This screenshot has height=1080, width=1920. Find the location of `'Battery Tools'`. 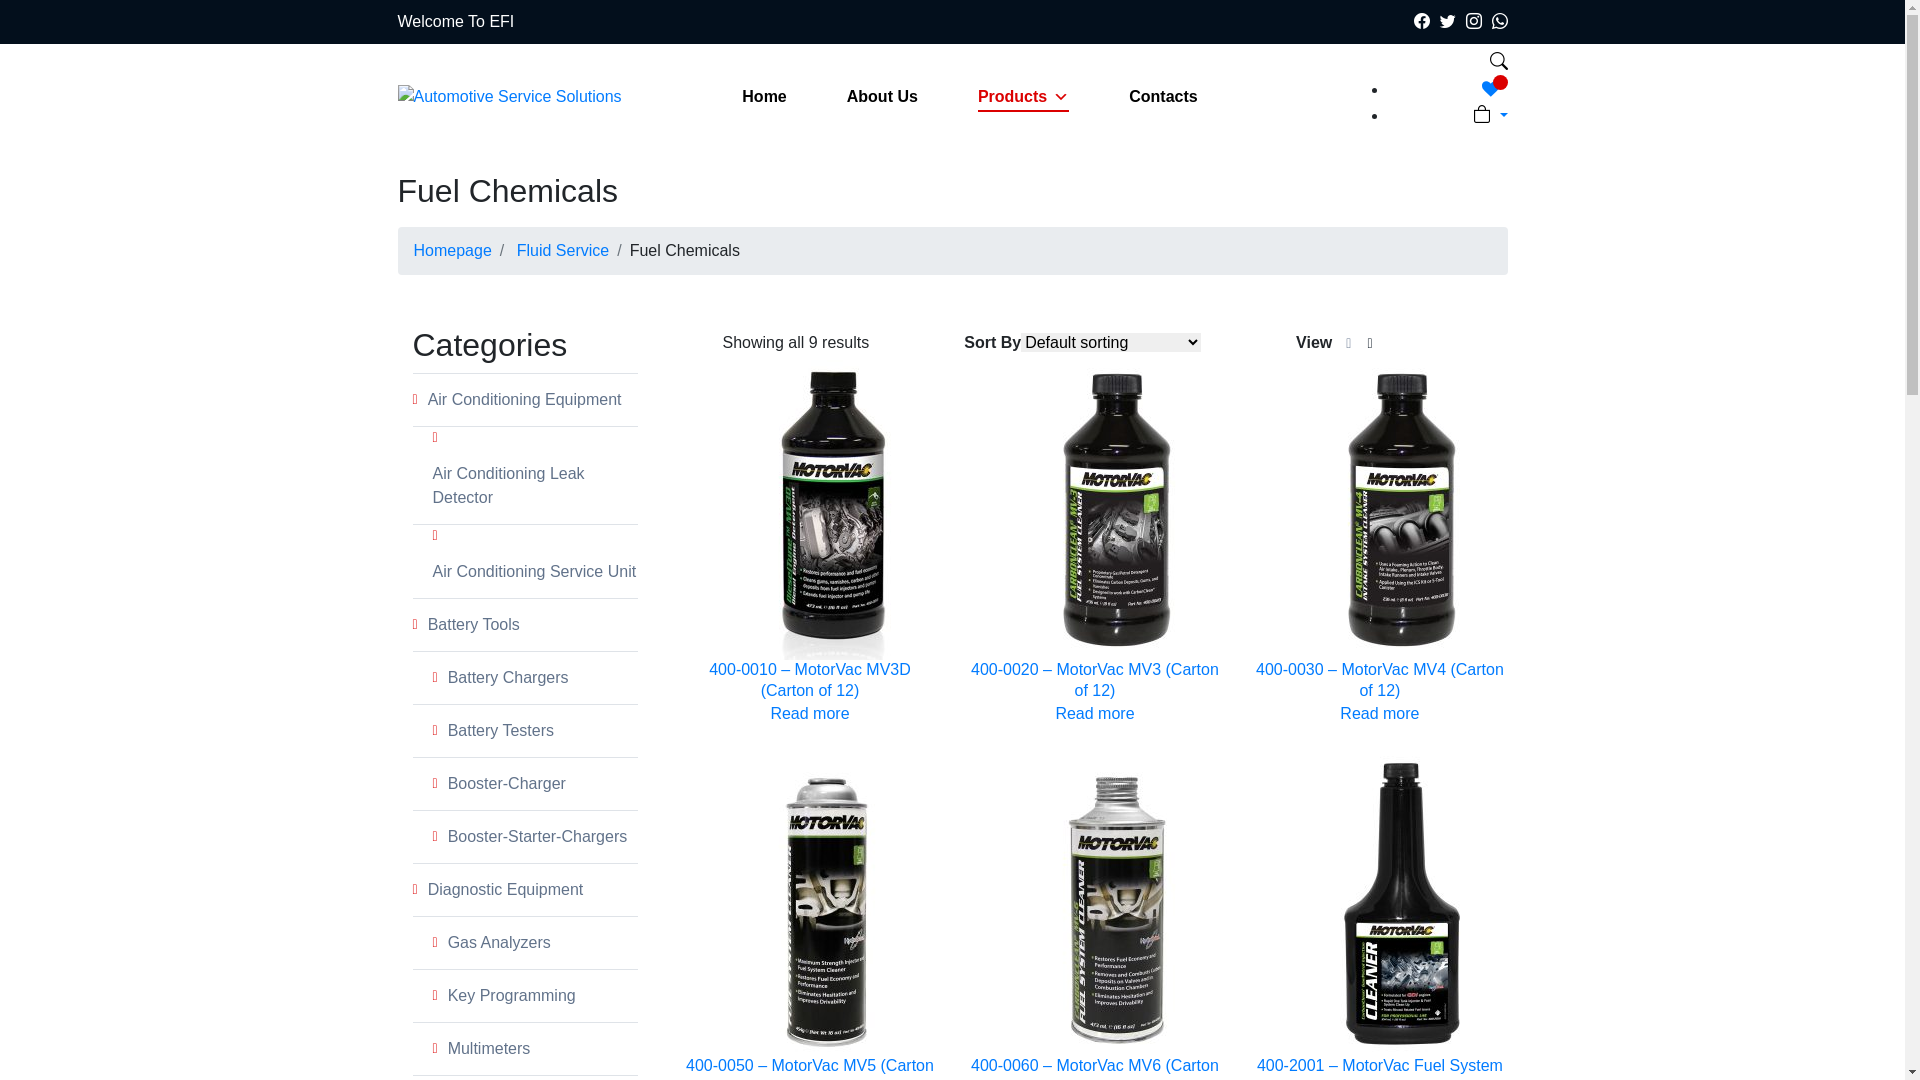

'Battery Tools' is located at coordinates (532, 623).